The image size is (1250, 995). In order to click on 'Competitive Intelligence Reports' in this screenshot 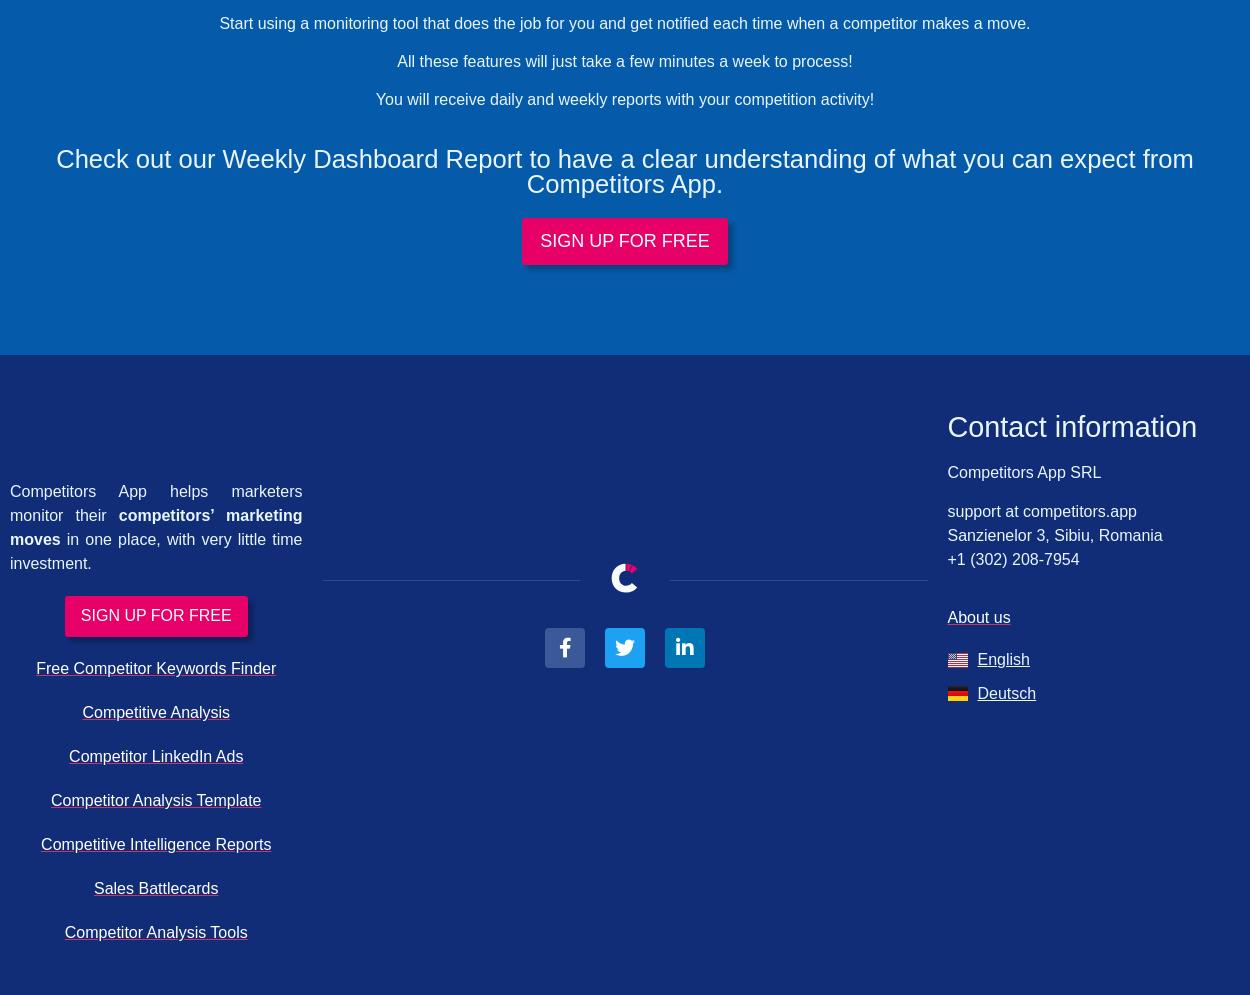, I will do `click(41, 844)`.